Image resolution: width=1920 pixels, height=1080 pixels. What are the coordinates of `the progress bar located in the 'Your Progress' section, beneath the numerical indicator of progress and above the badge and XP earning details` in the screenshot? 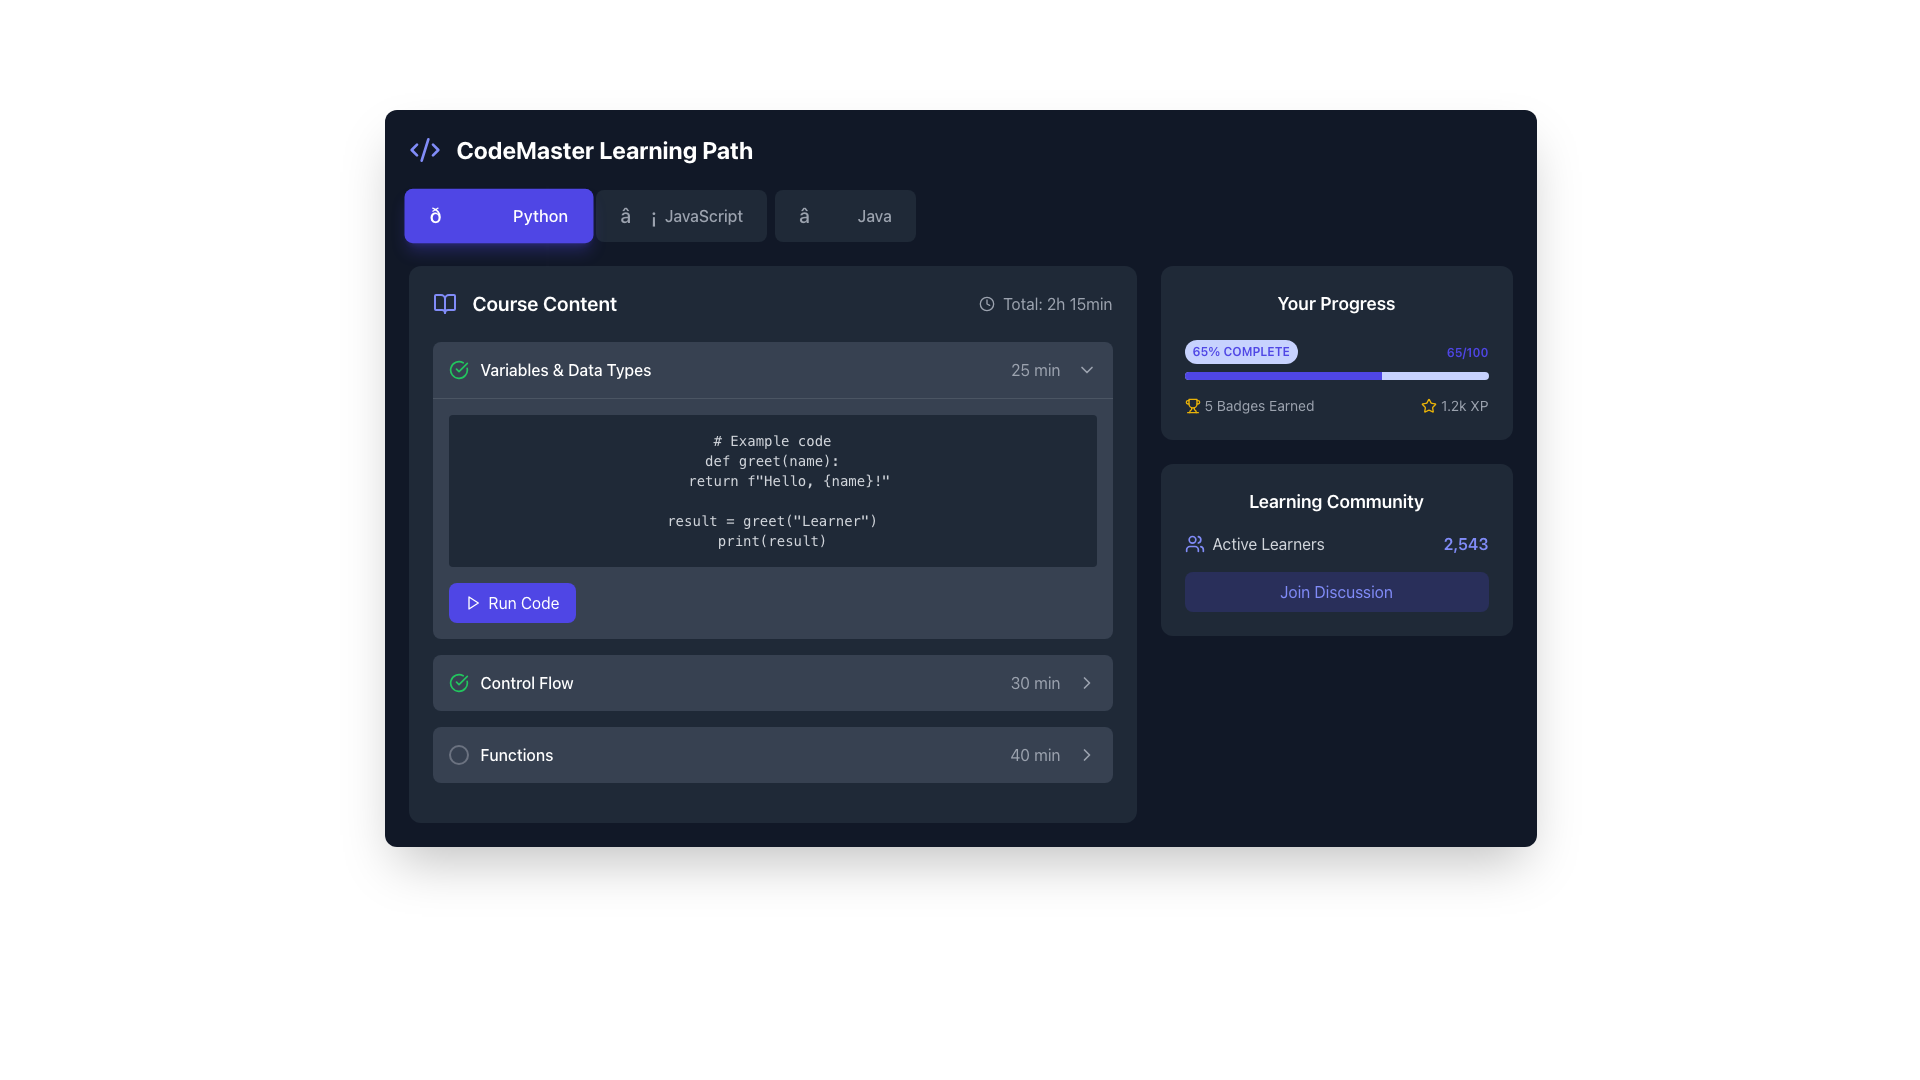 It's located at (1336, 375).